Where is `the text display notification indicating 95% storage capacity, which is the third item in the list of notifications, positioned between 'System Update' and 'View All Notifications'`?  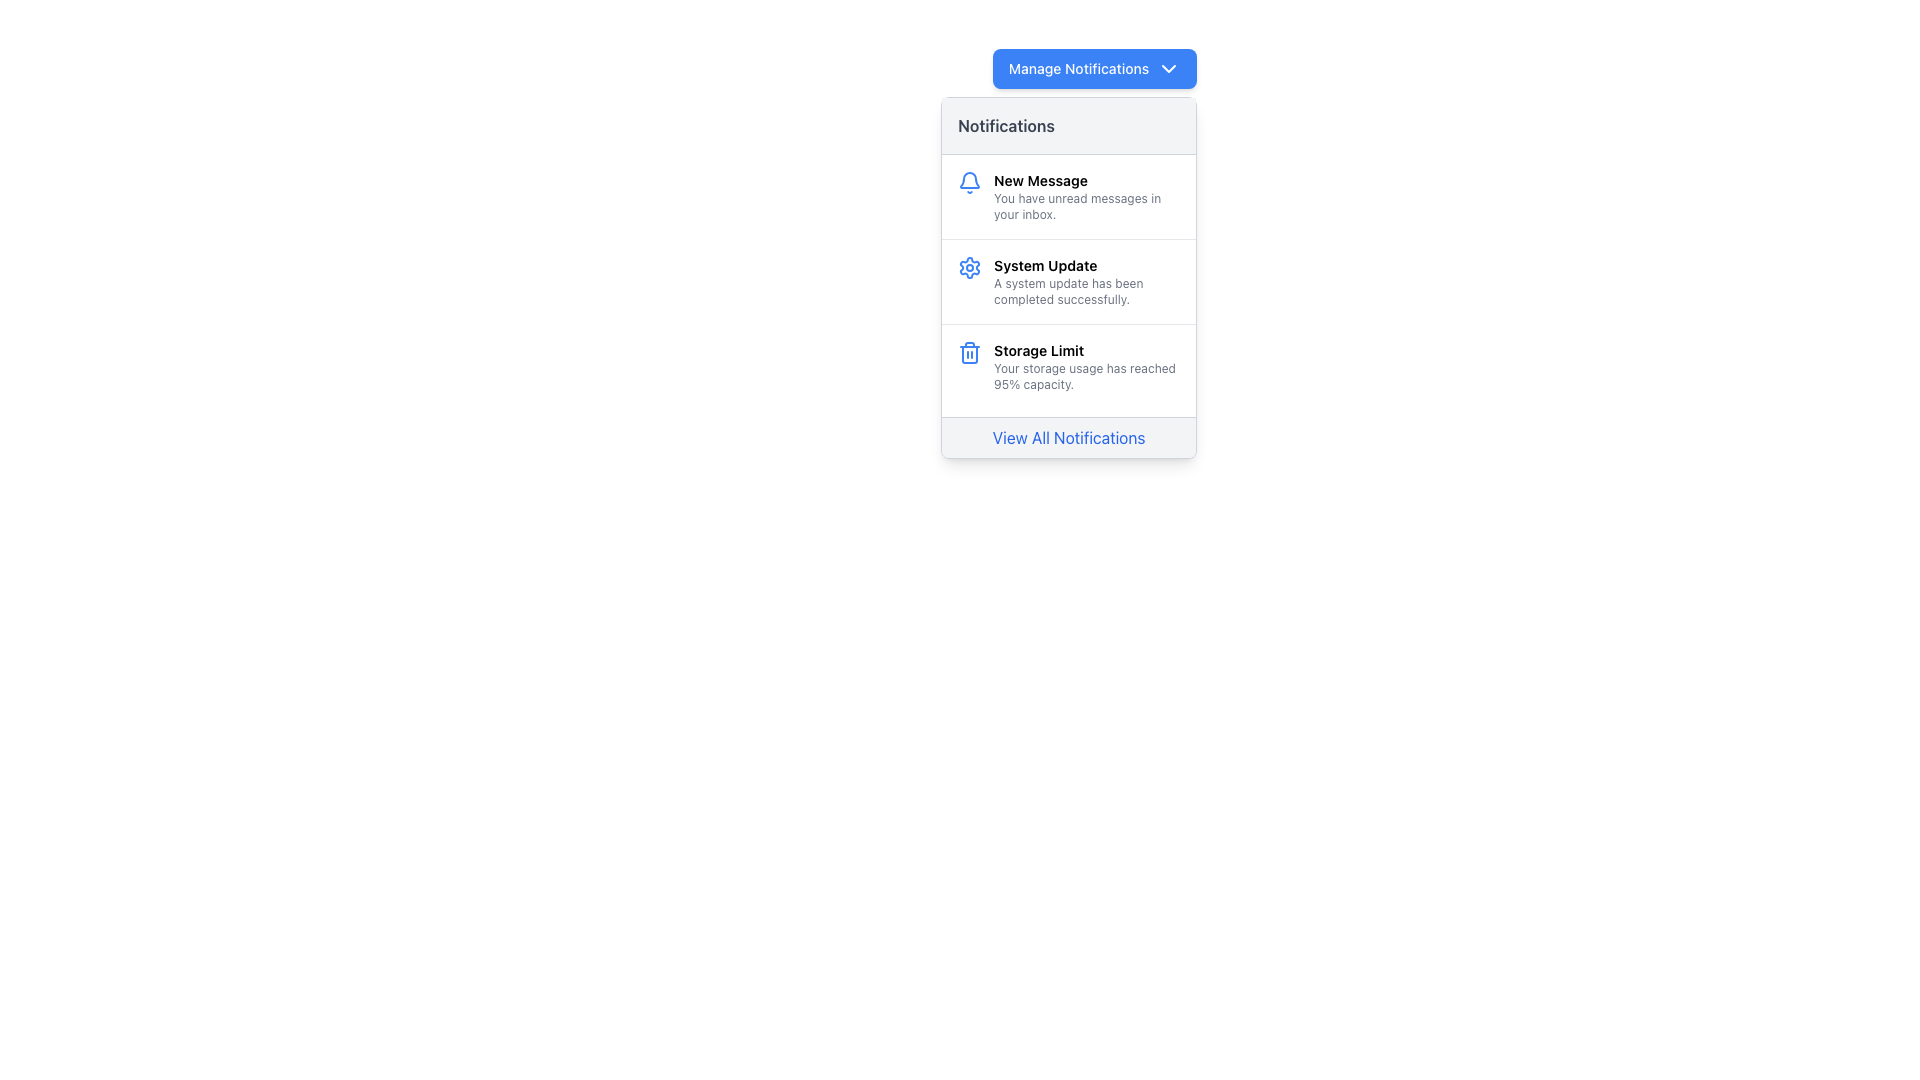 the text display notification indicating 95% storage capacity, which is the third item in the list of notifications, positioned between 'System Update' and 'View All Notifications' is located at coordinates (1086, 366).